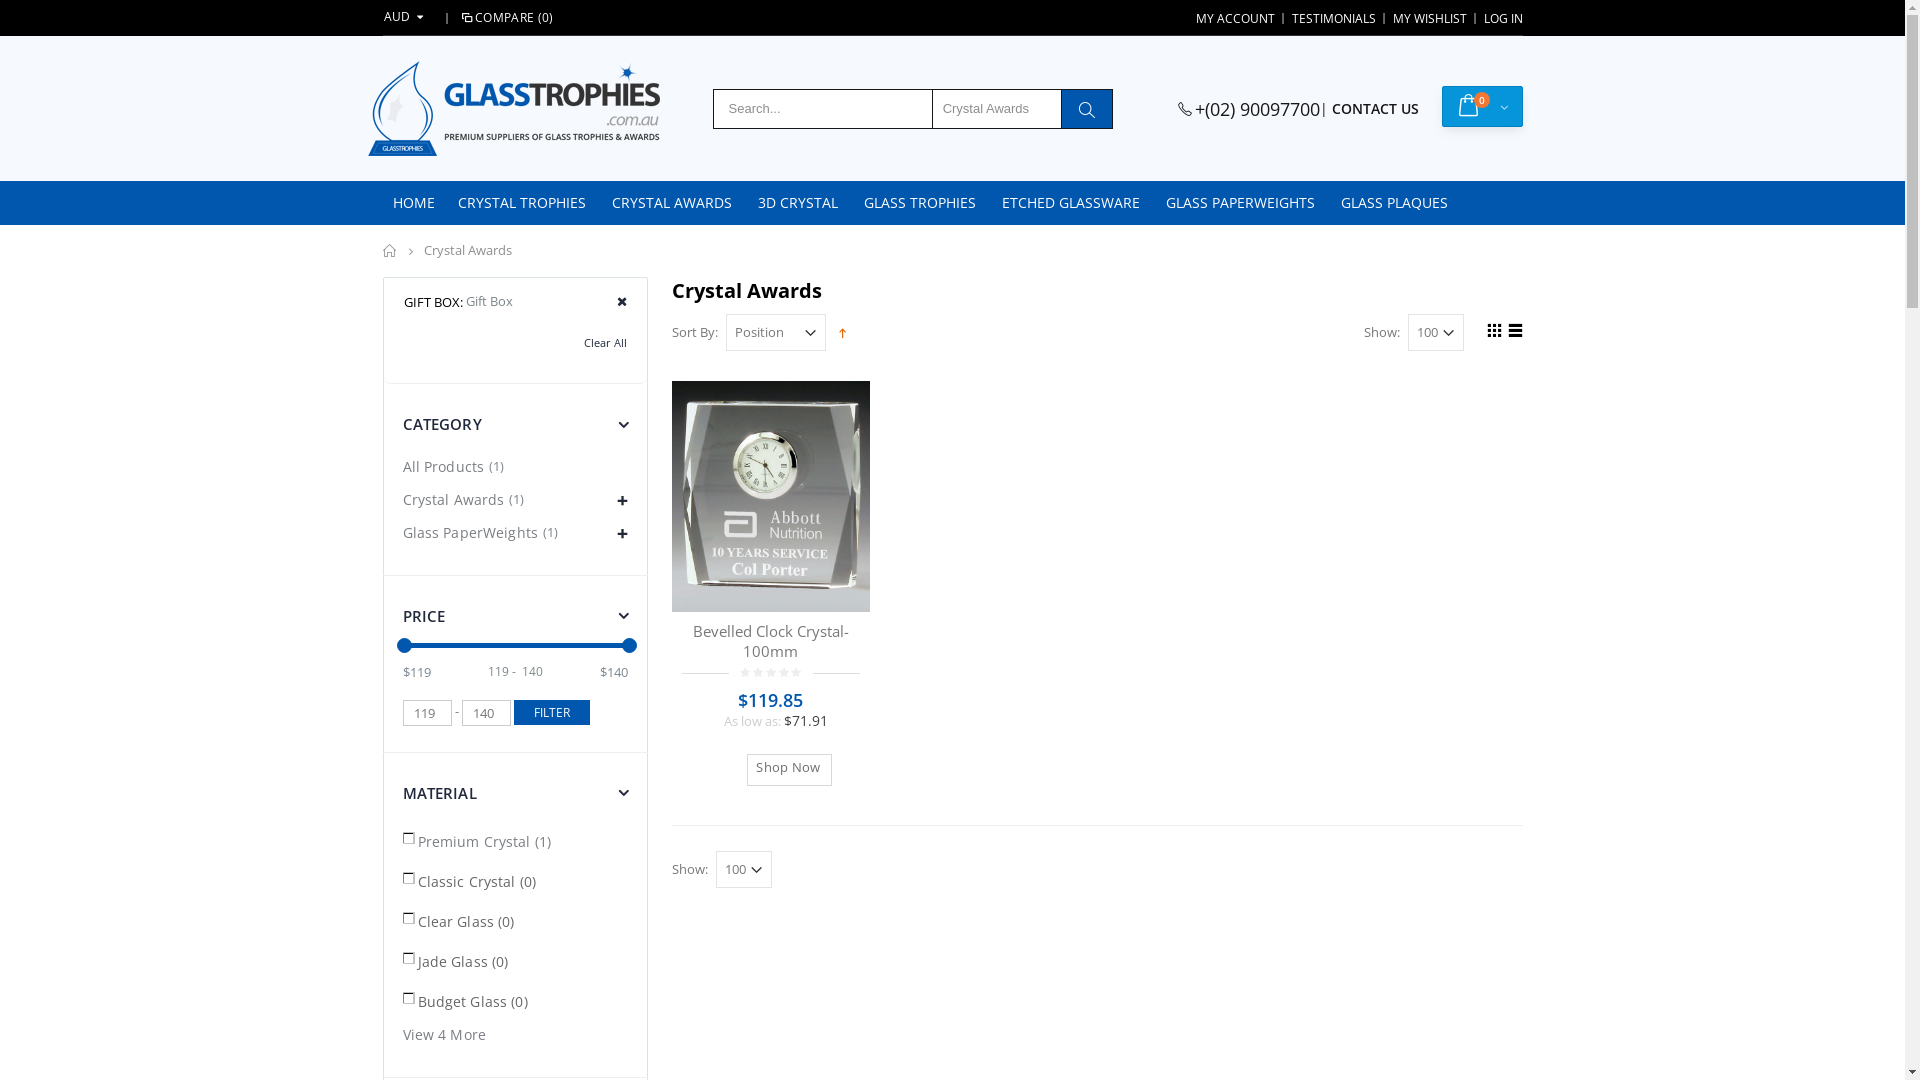  Describe the element at coordinates (1503, 18) in the screenshot. I see `'LOG IN'` at that location.